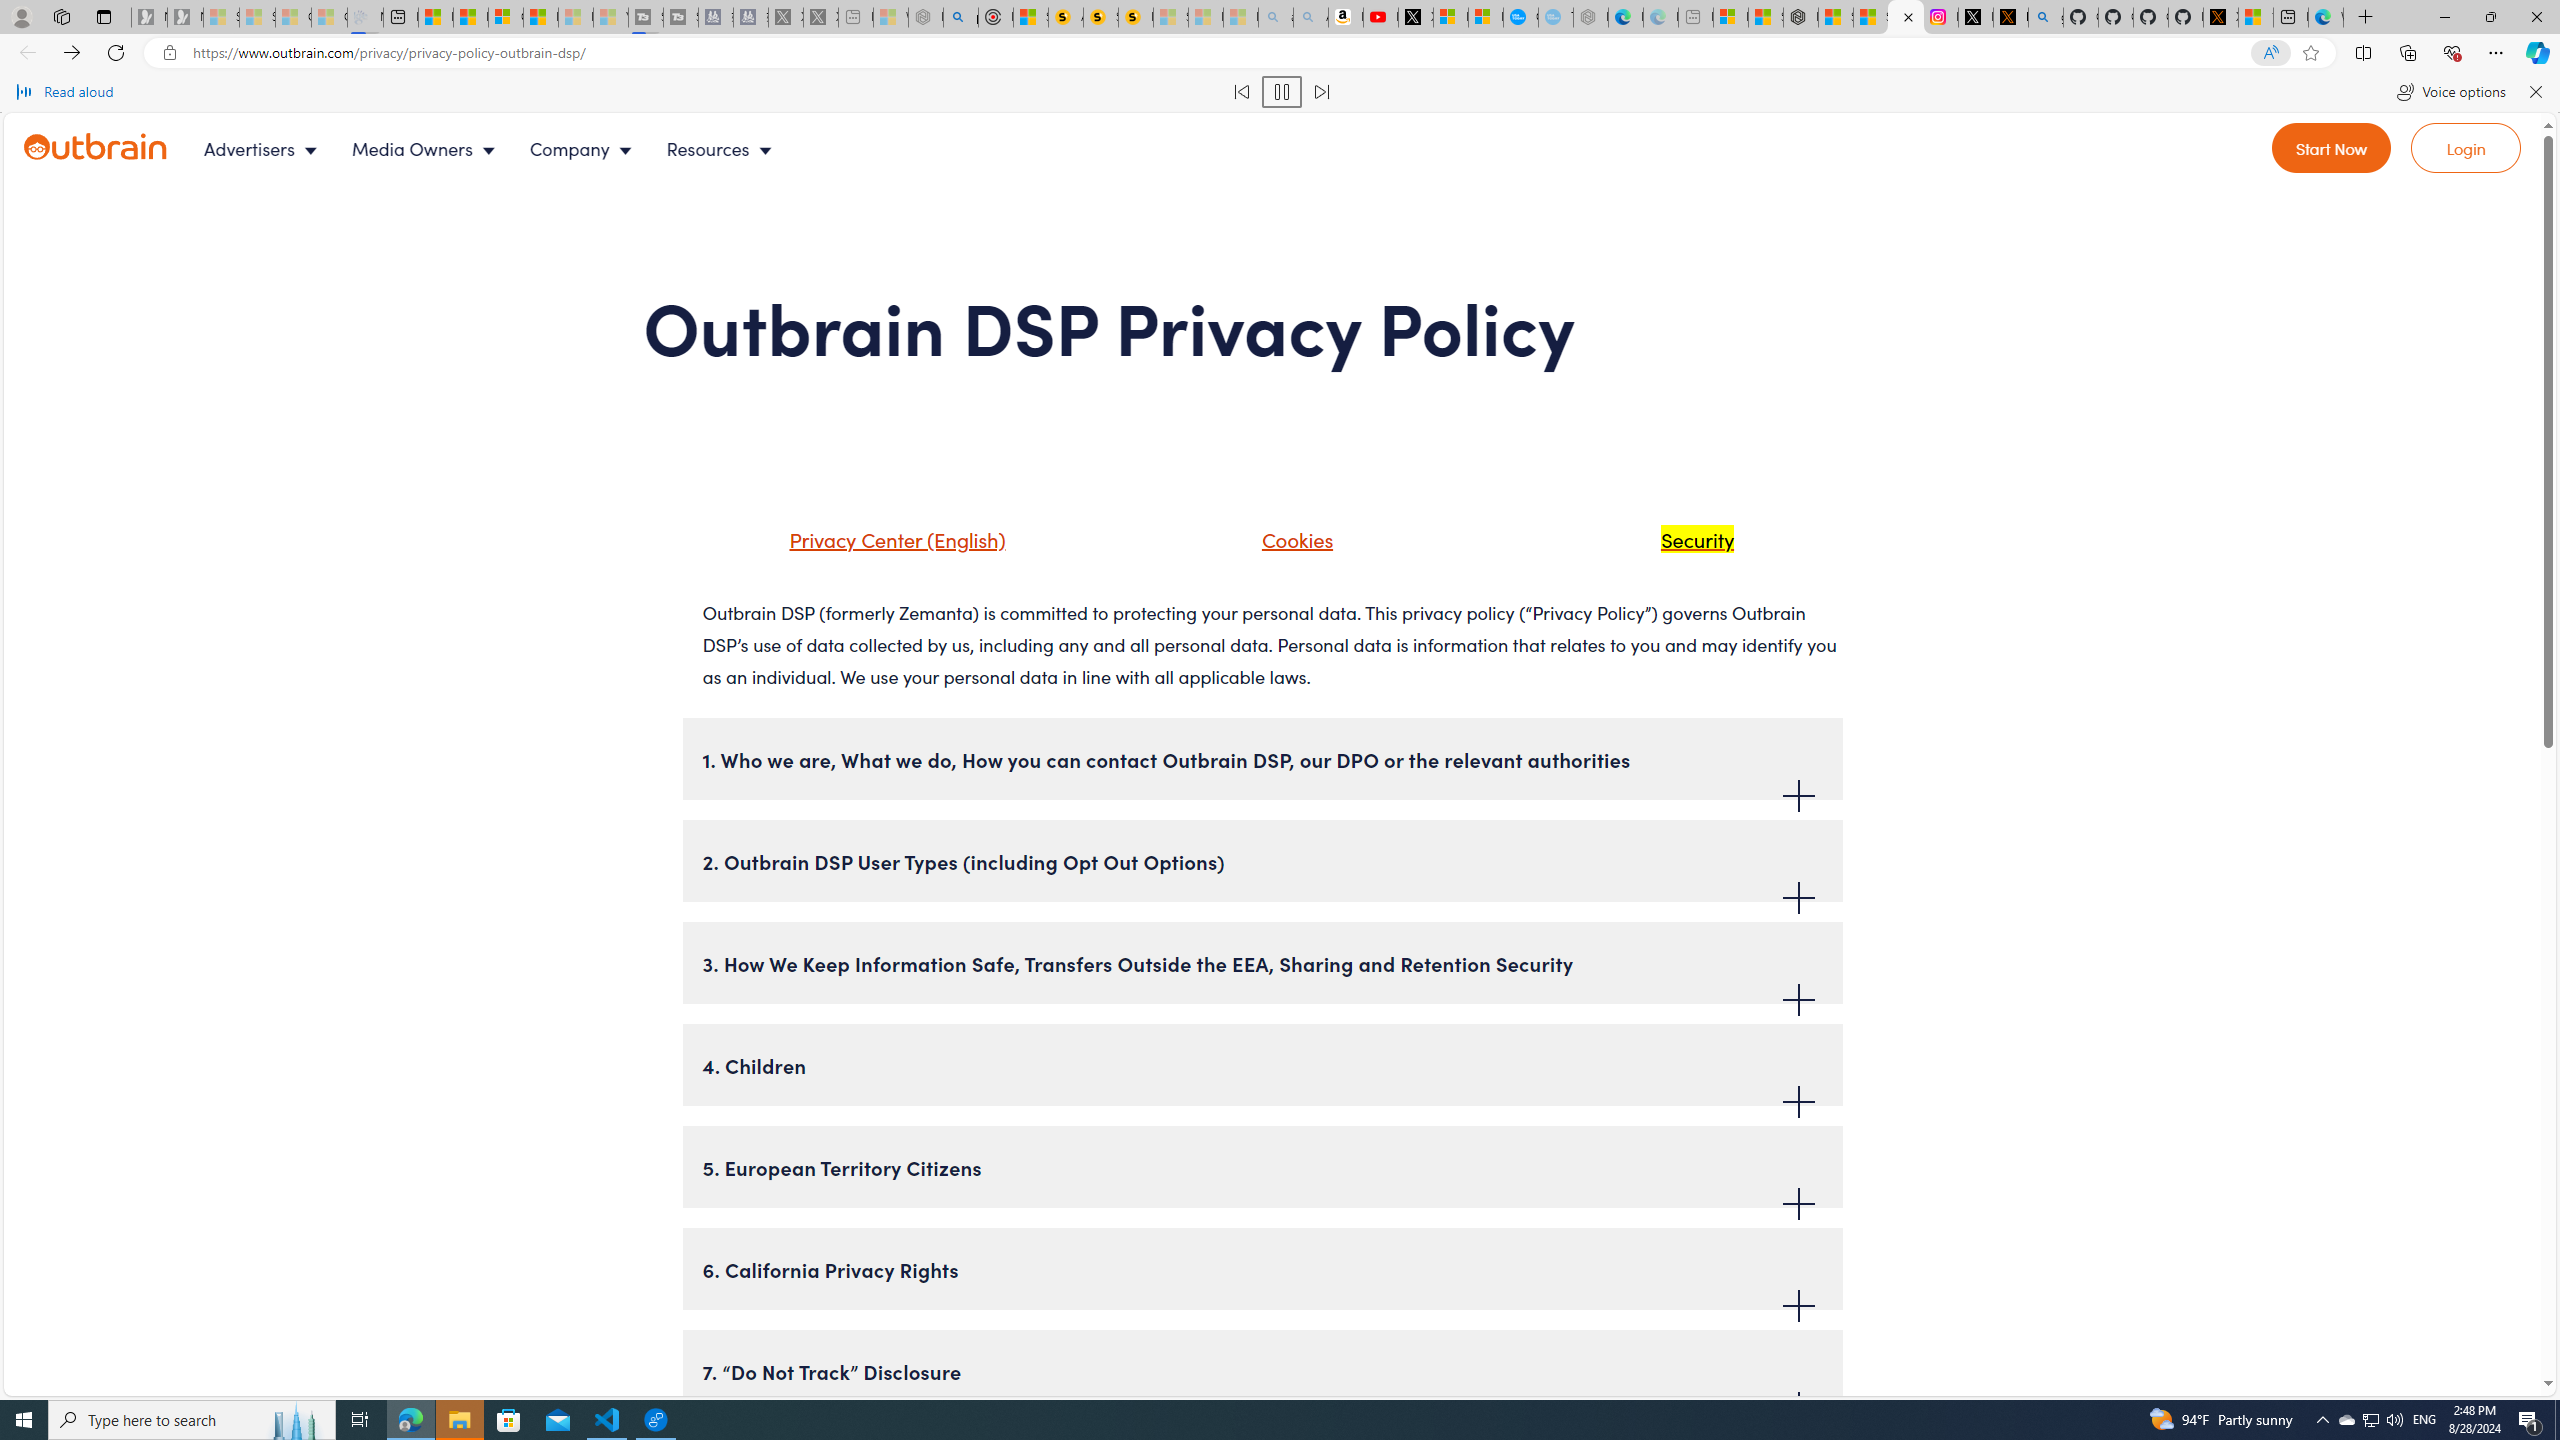 Image resolution: width=2560 pixels, height=1440 pixels. What do you see at coordinates (1520, 16) in the screenshot?
I see `'Opinion: Op-Ed and Commentary - USA TODAY'` at bounding box center [1520, 16].